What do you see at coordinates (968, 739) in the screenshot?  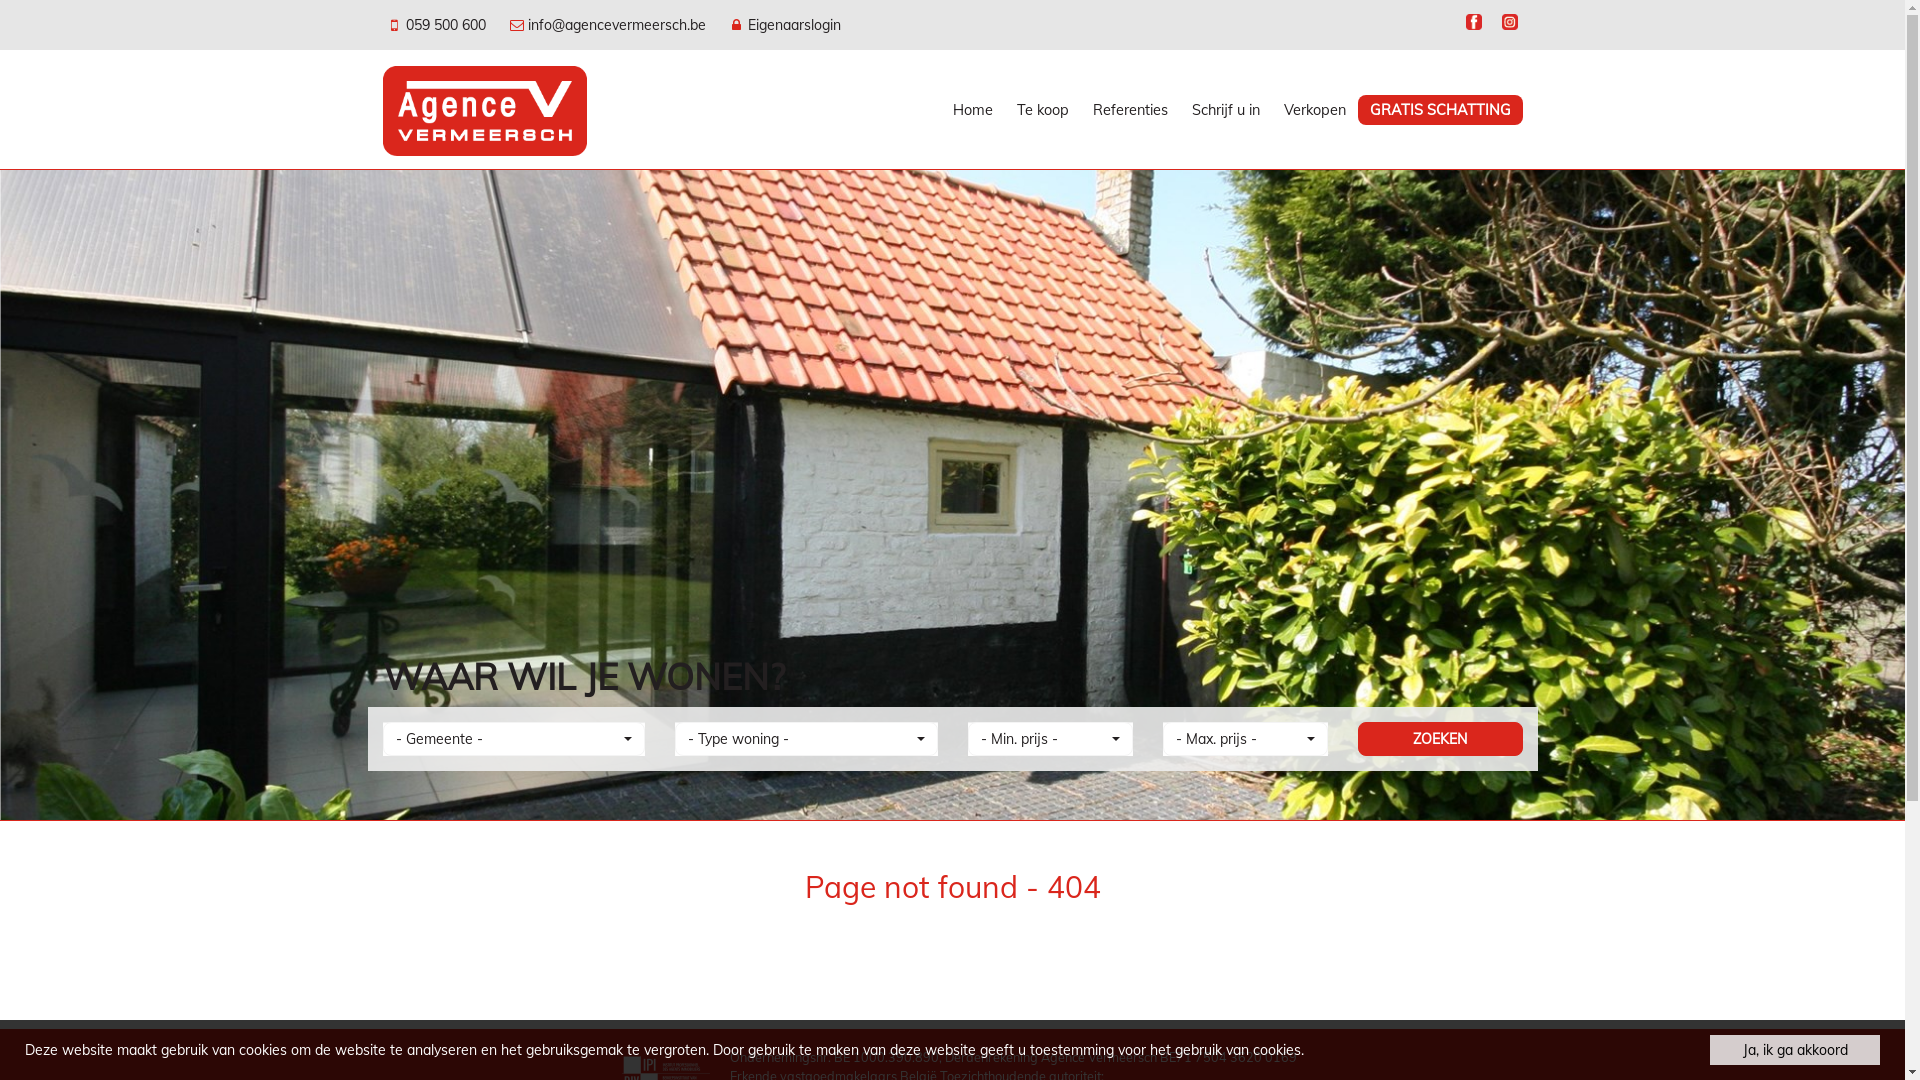 I see `'- Min. prijs -` at bounding box center [968, 739].